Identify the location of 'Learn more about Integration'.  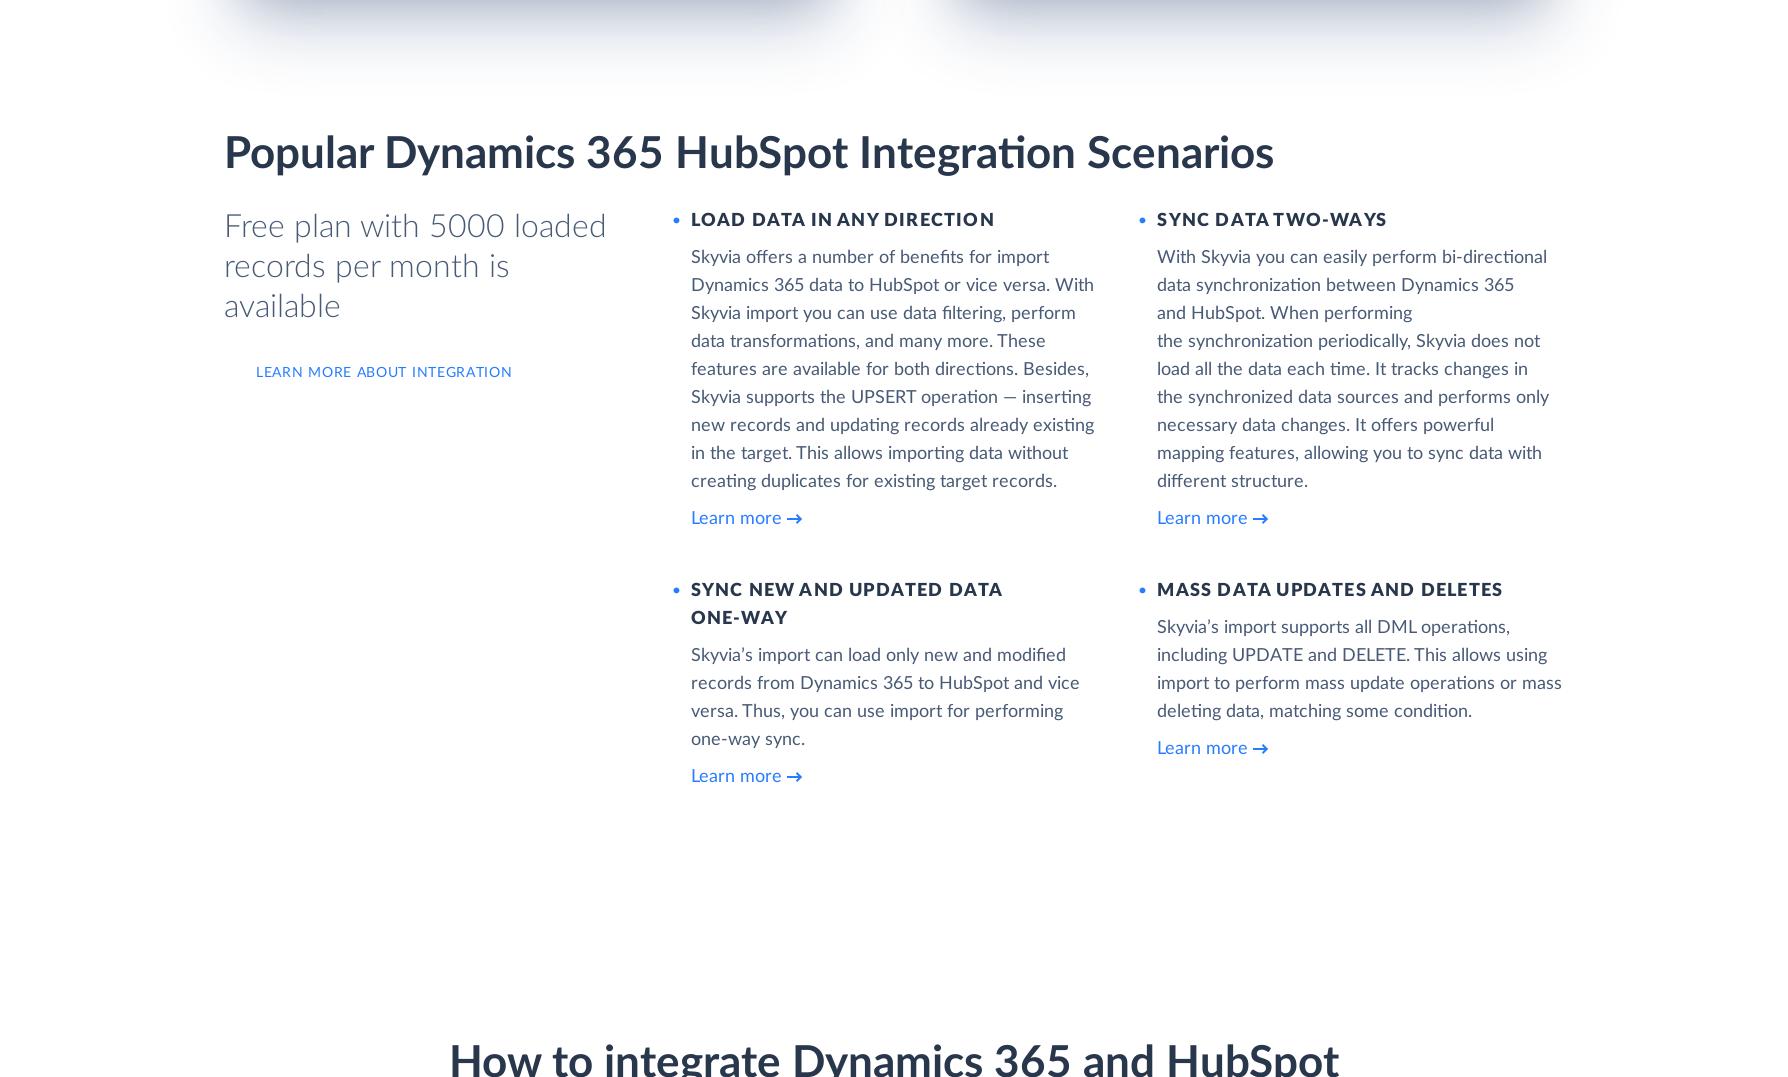
(383, 370).